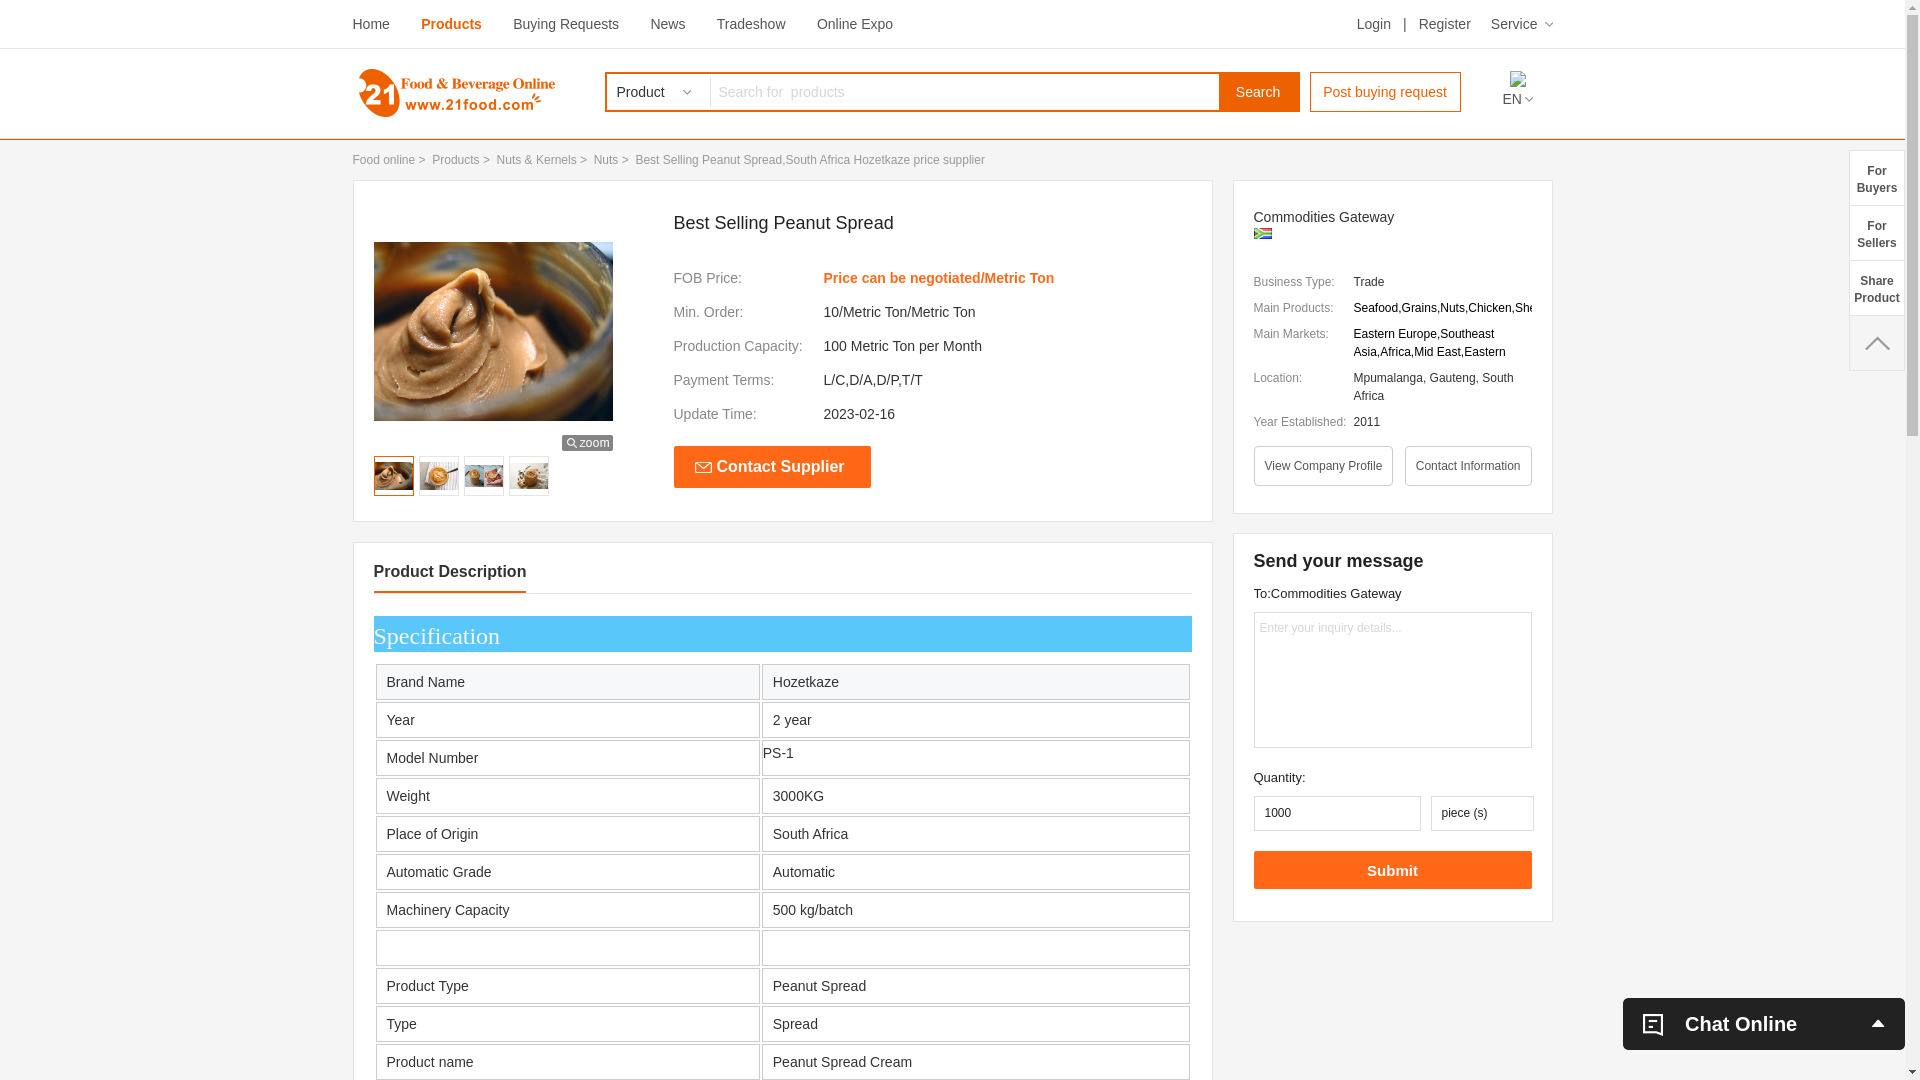  Describe the element at coordinates (450, 23) in the screenshot. I see `'Products'` at that location.